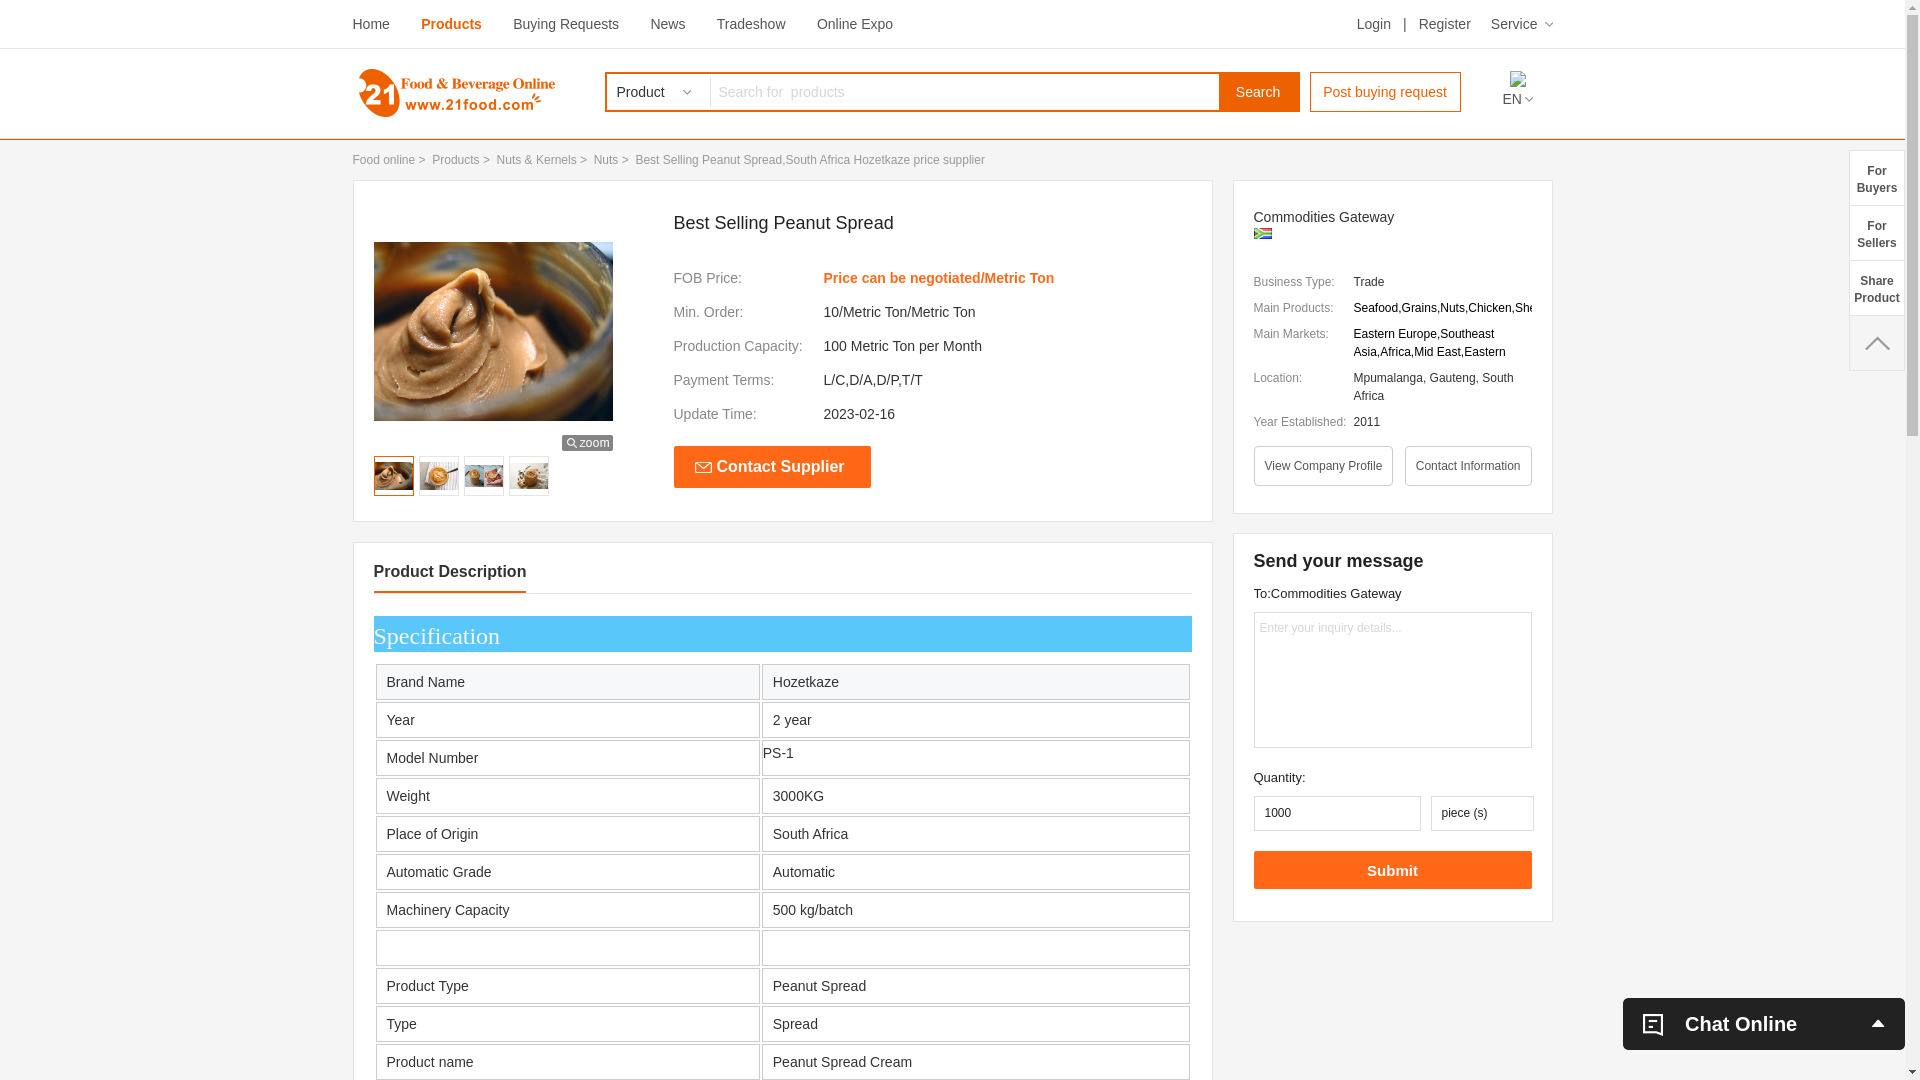  Describe the element at coordinates (450, 23) in the screenshot. I see `'Products'` at that location.